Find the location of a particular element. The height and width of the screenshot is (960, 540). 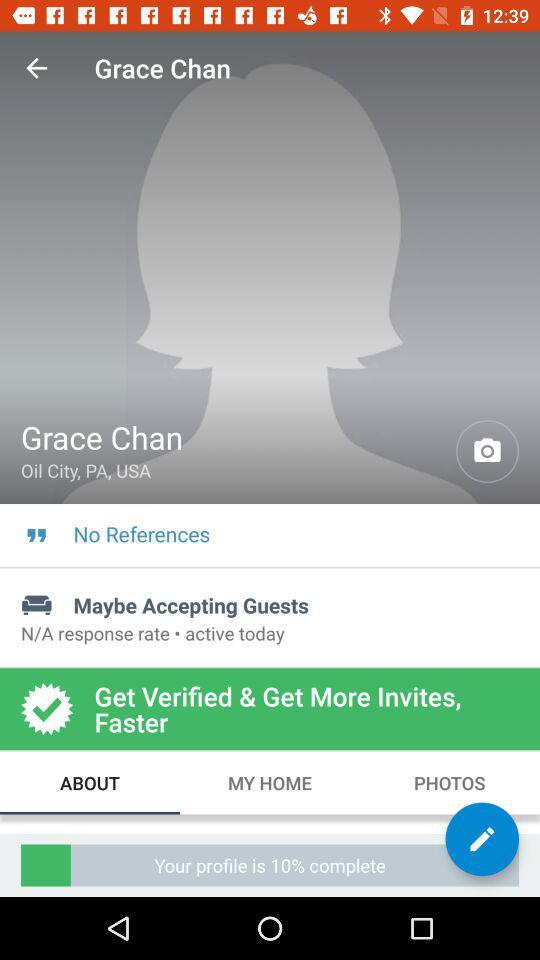

go back is located at coordinates (36, 68).